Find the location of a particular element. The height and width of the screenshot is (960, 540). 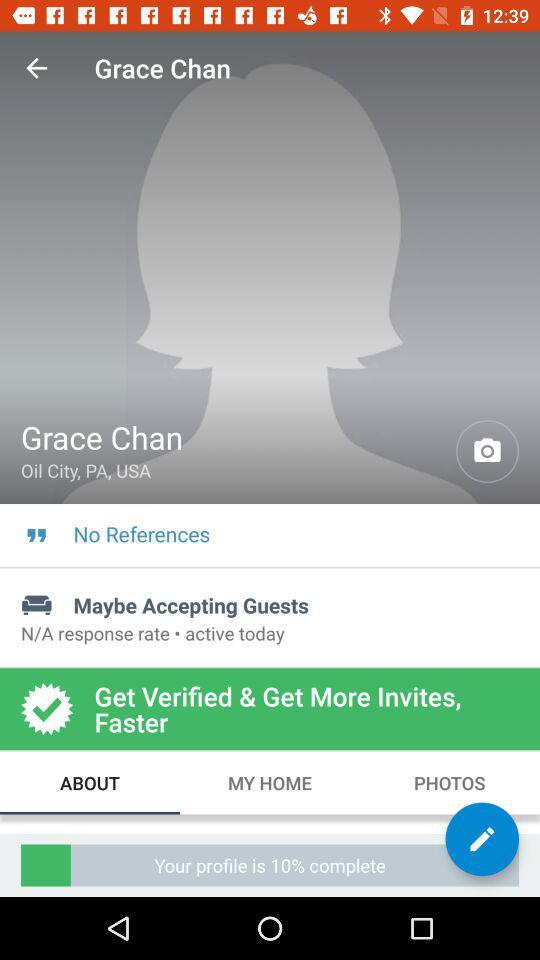

go back is located at coordinates (36, 68).